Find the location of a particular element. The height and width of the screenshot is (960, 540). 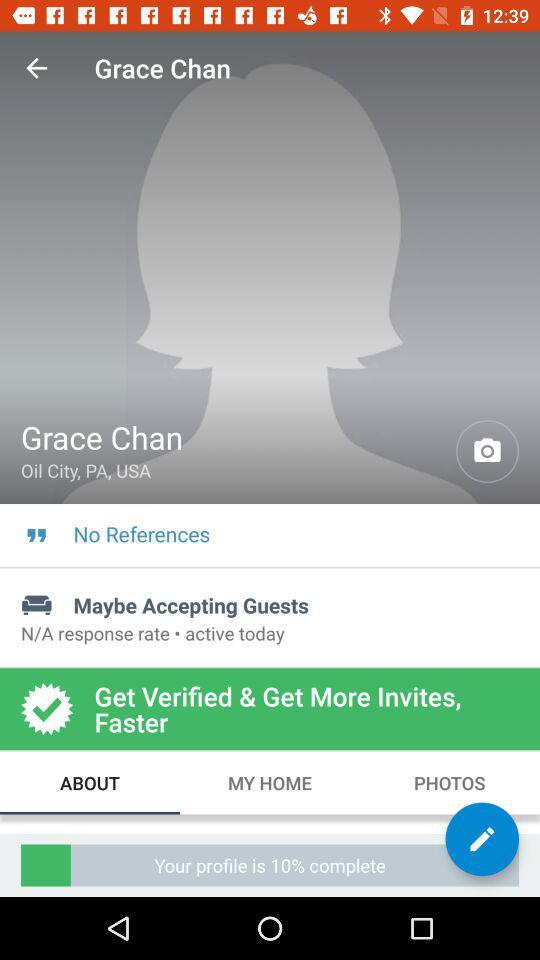

go back is located at coordinates (36, 68).